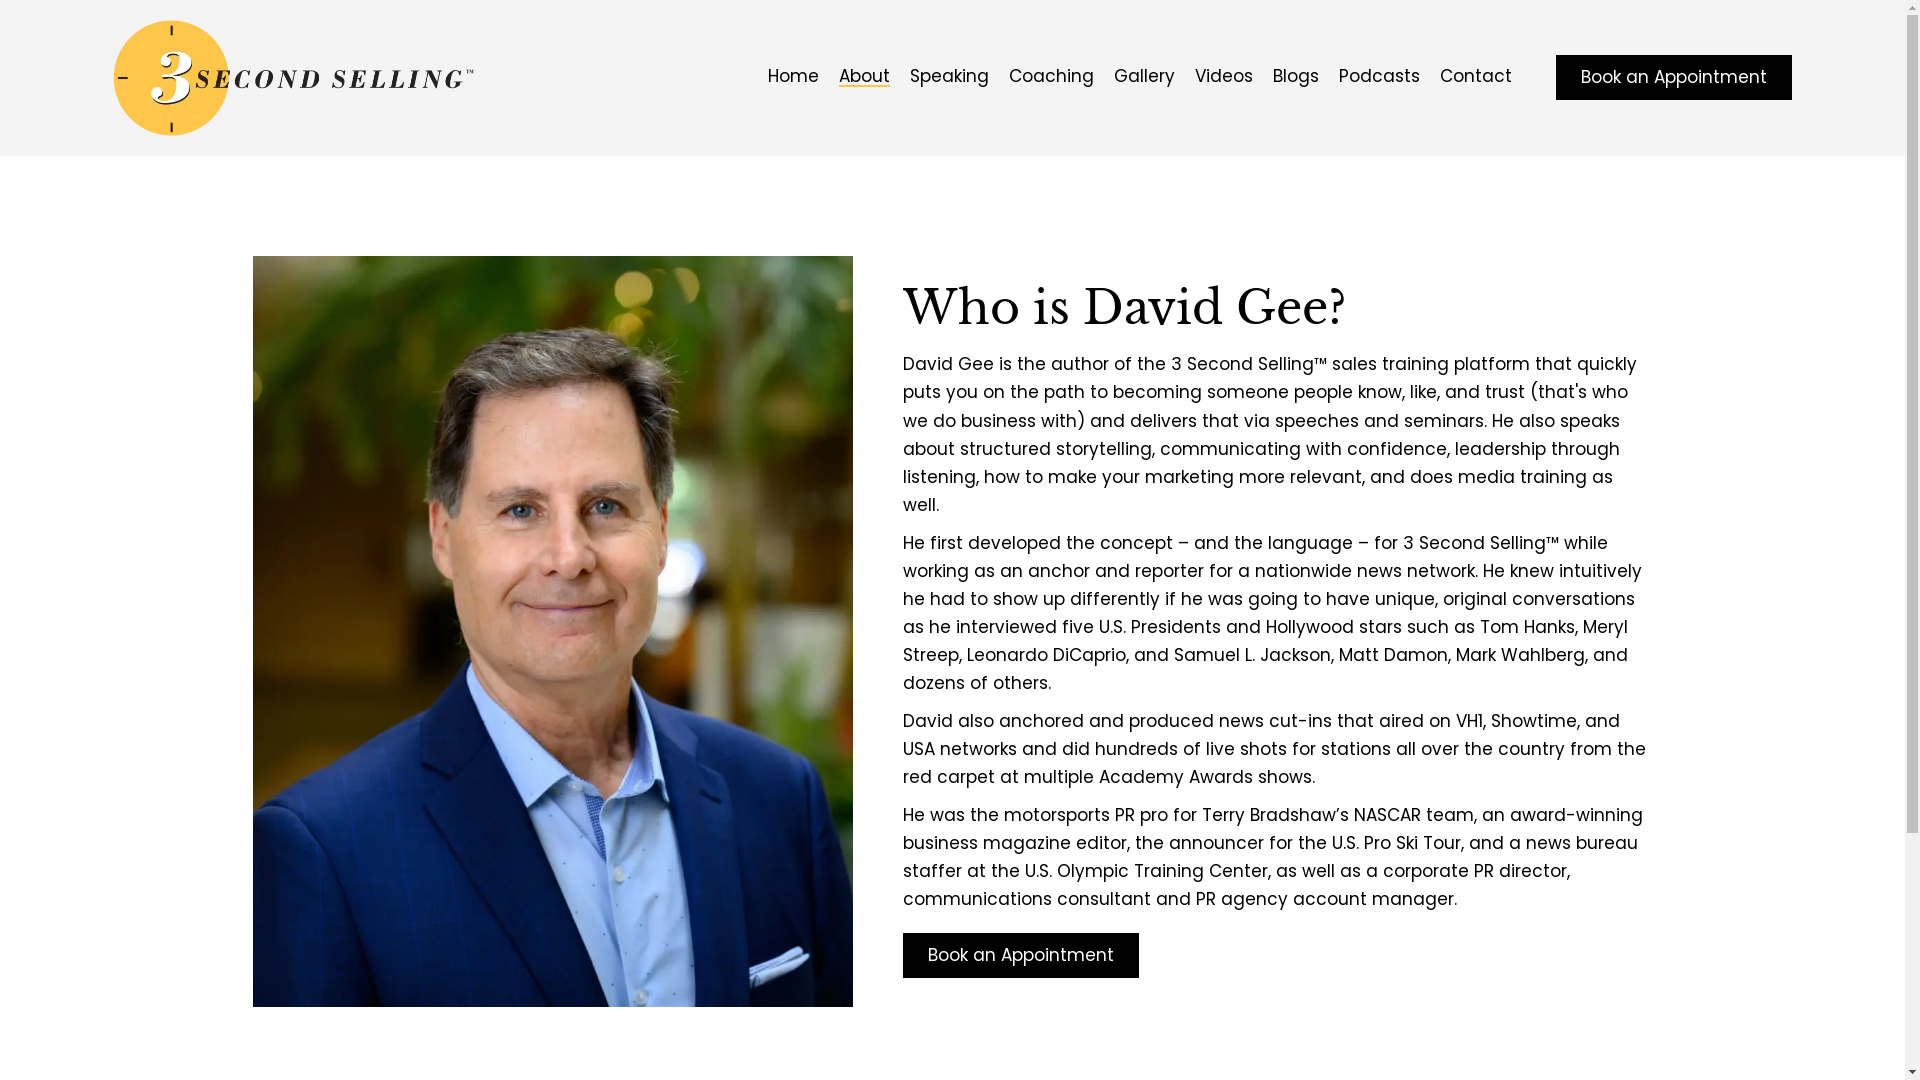 This screenshot has height=1080, width=1920. What do you see at coordinates (110, 76) in the screenshot?
I see `'3 Second Selling'` at bounding box center [110, 76].